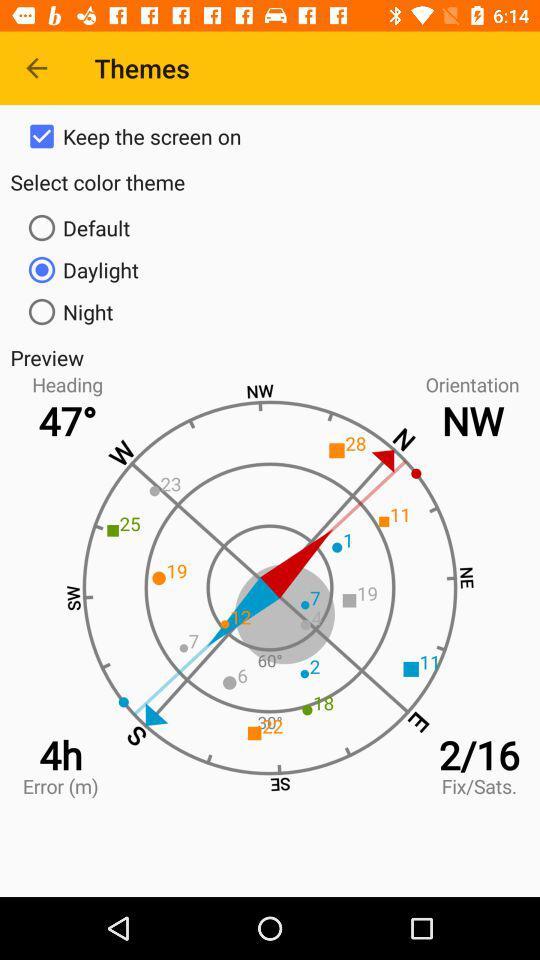 Image resolution: width=540 pixels, height=960 pixels. I want to click on icon below daylight icon, so click(270, 312).